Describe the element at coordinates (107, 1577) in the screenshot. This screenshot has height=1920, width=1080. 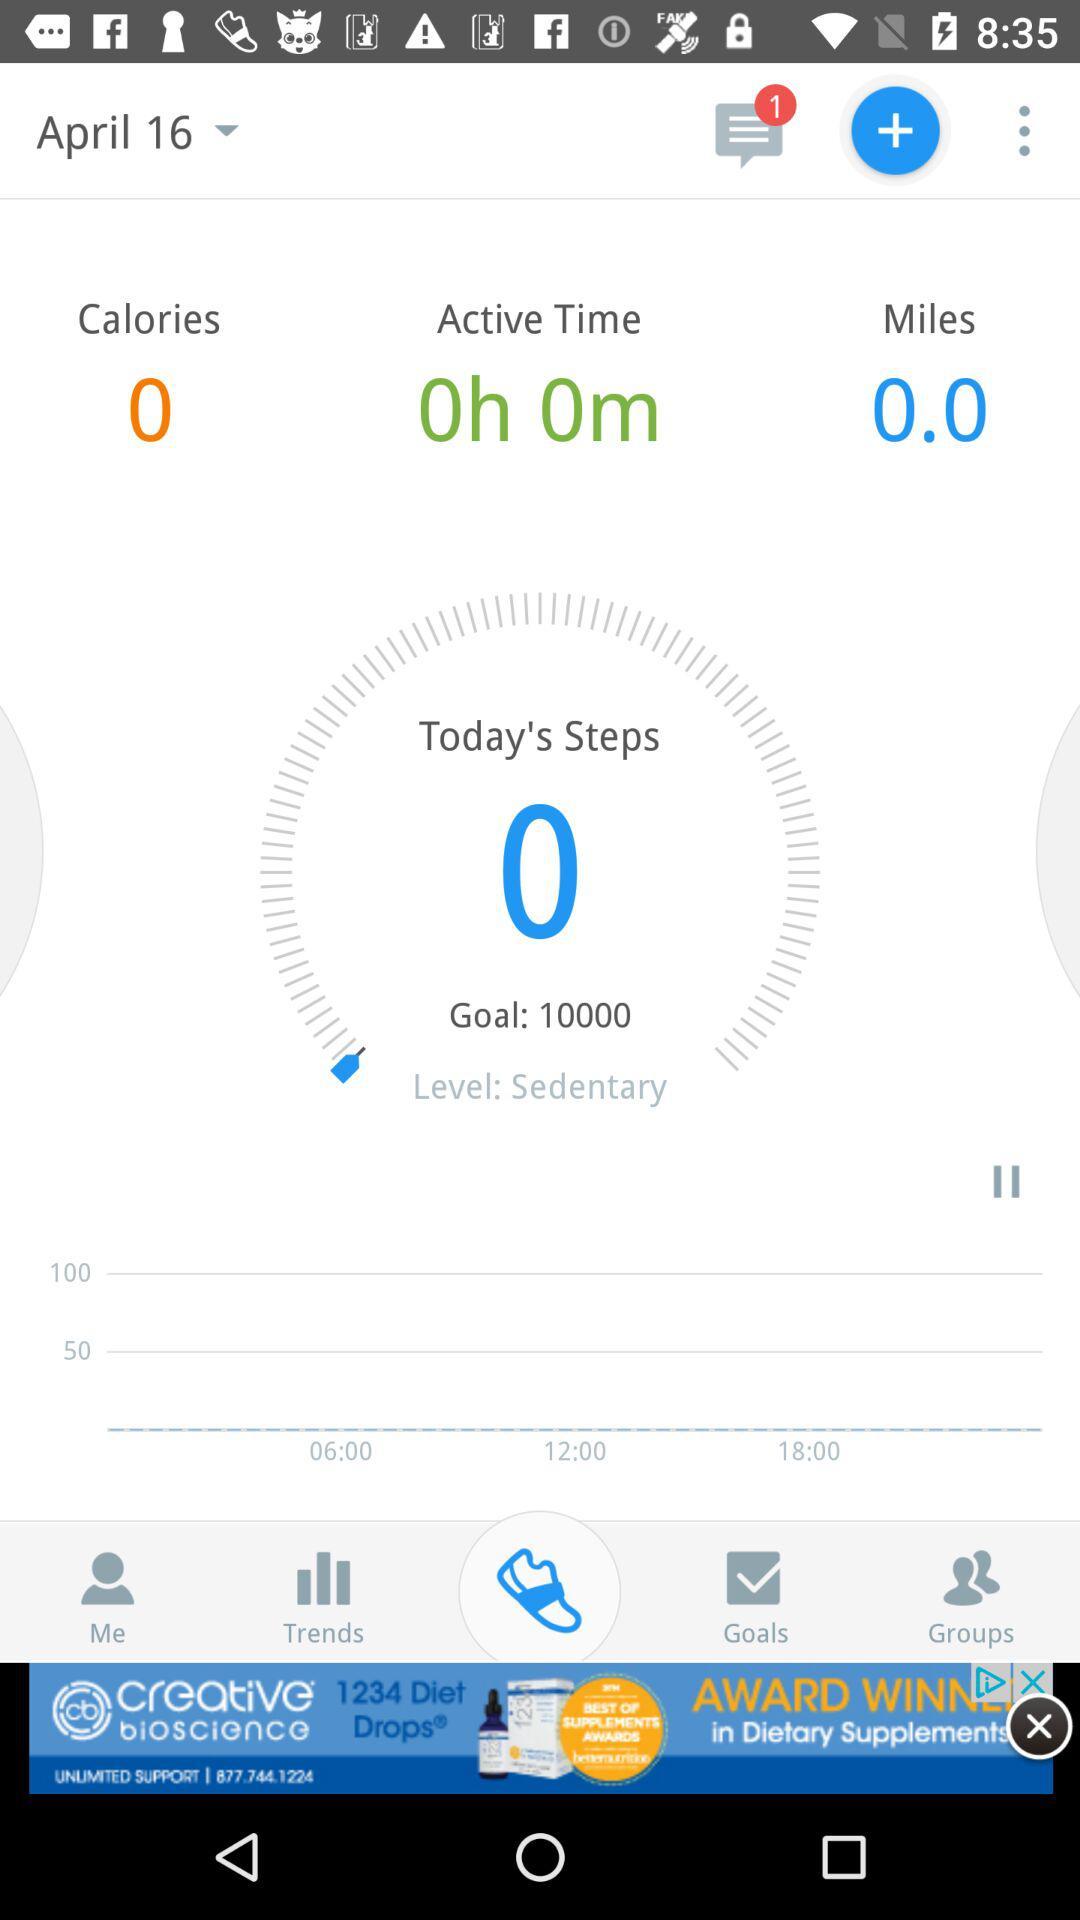
I see `the avatar icon` at that location.